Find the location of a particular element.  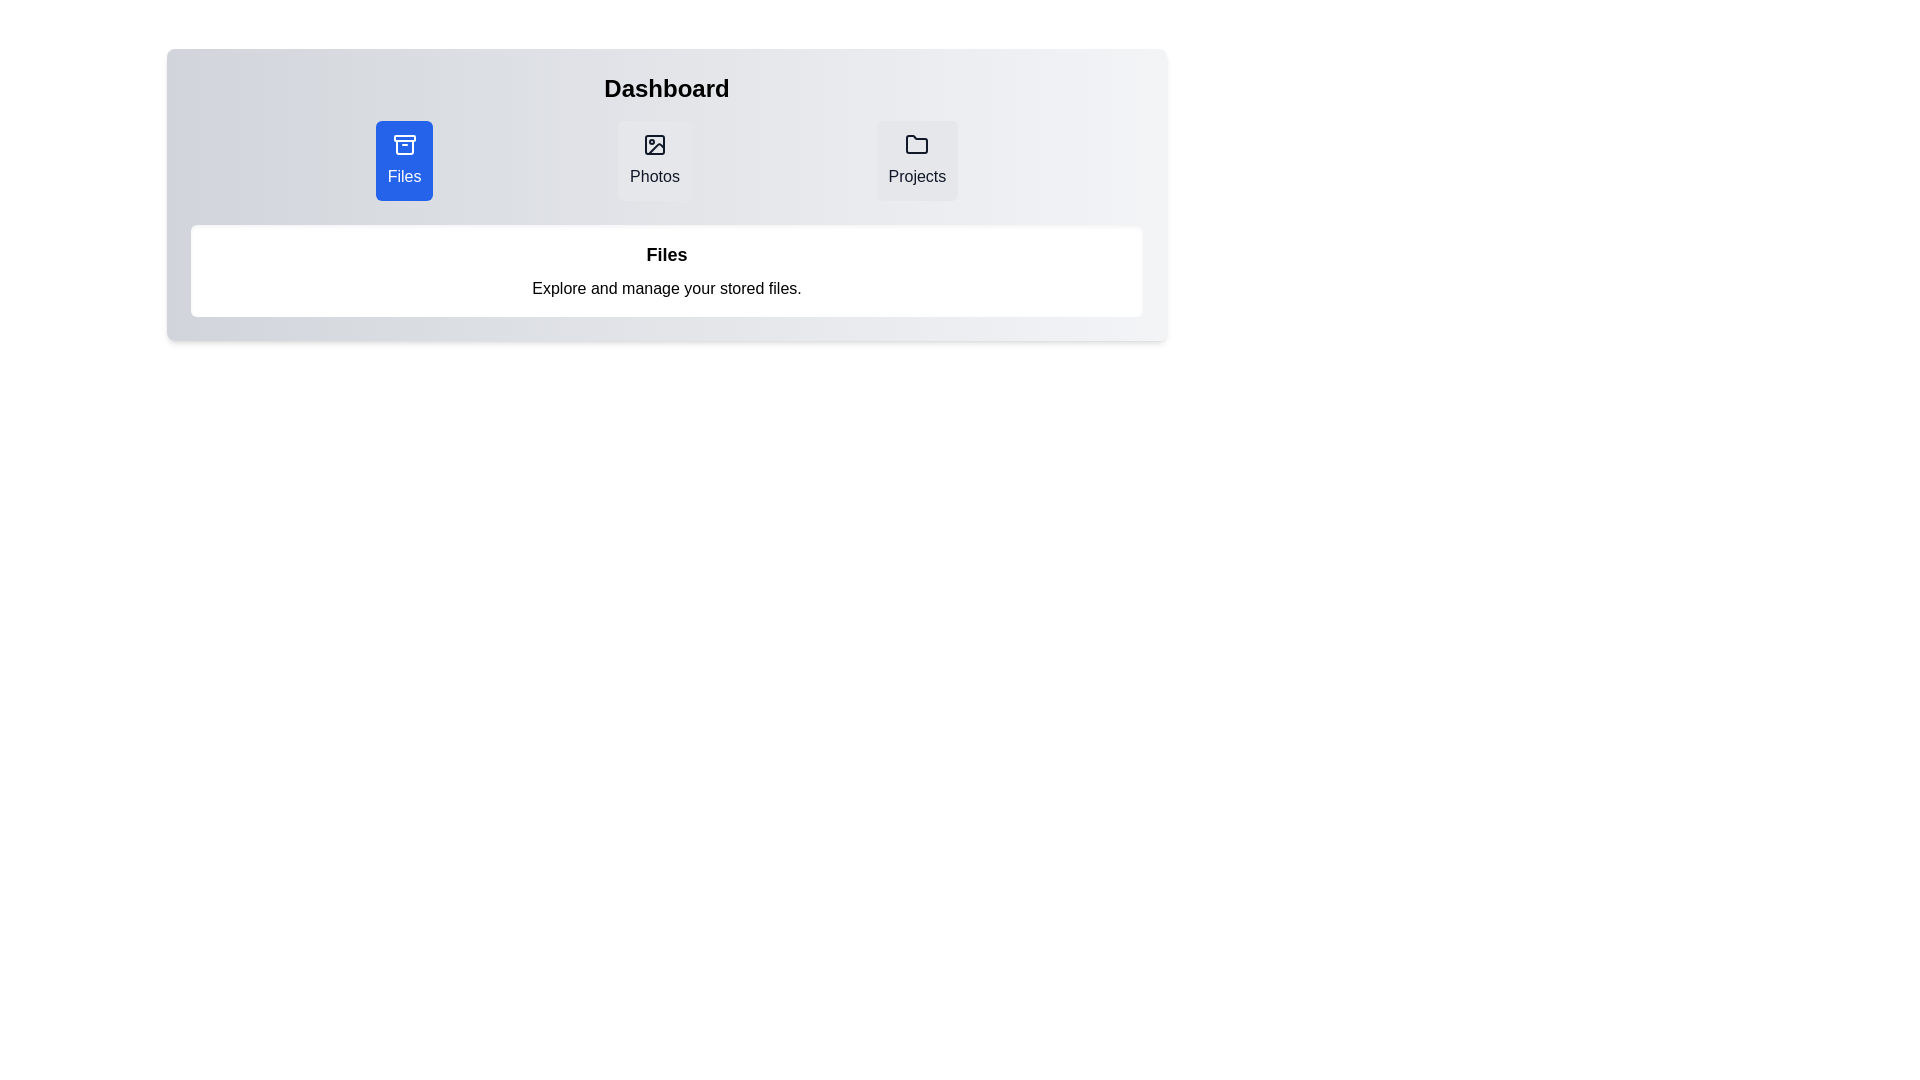

the tab labeled Projects to view its content is located at coordinates (916, 160).